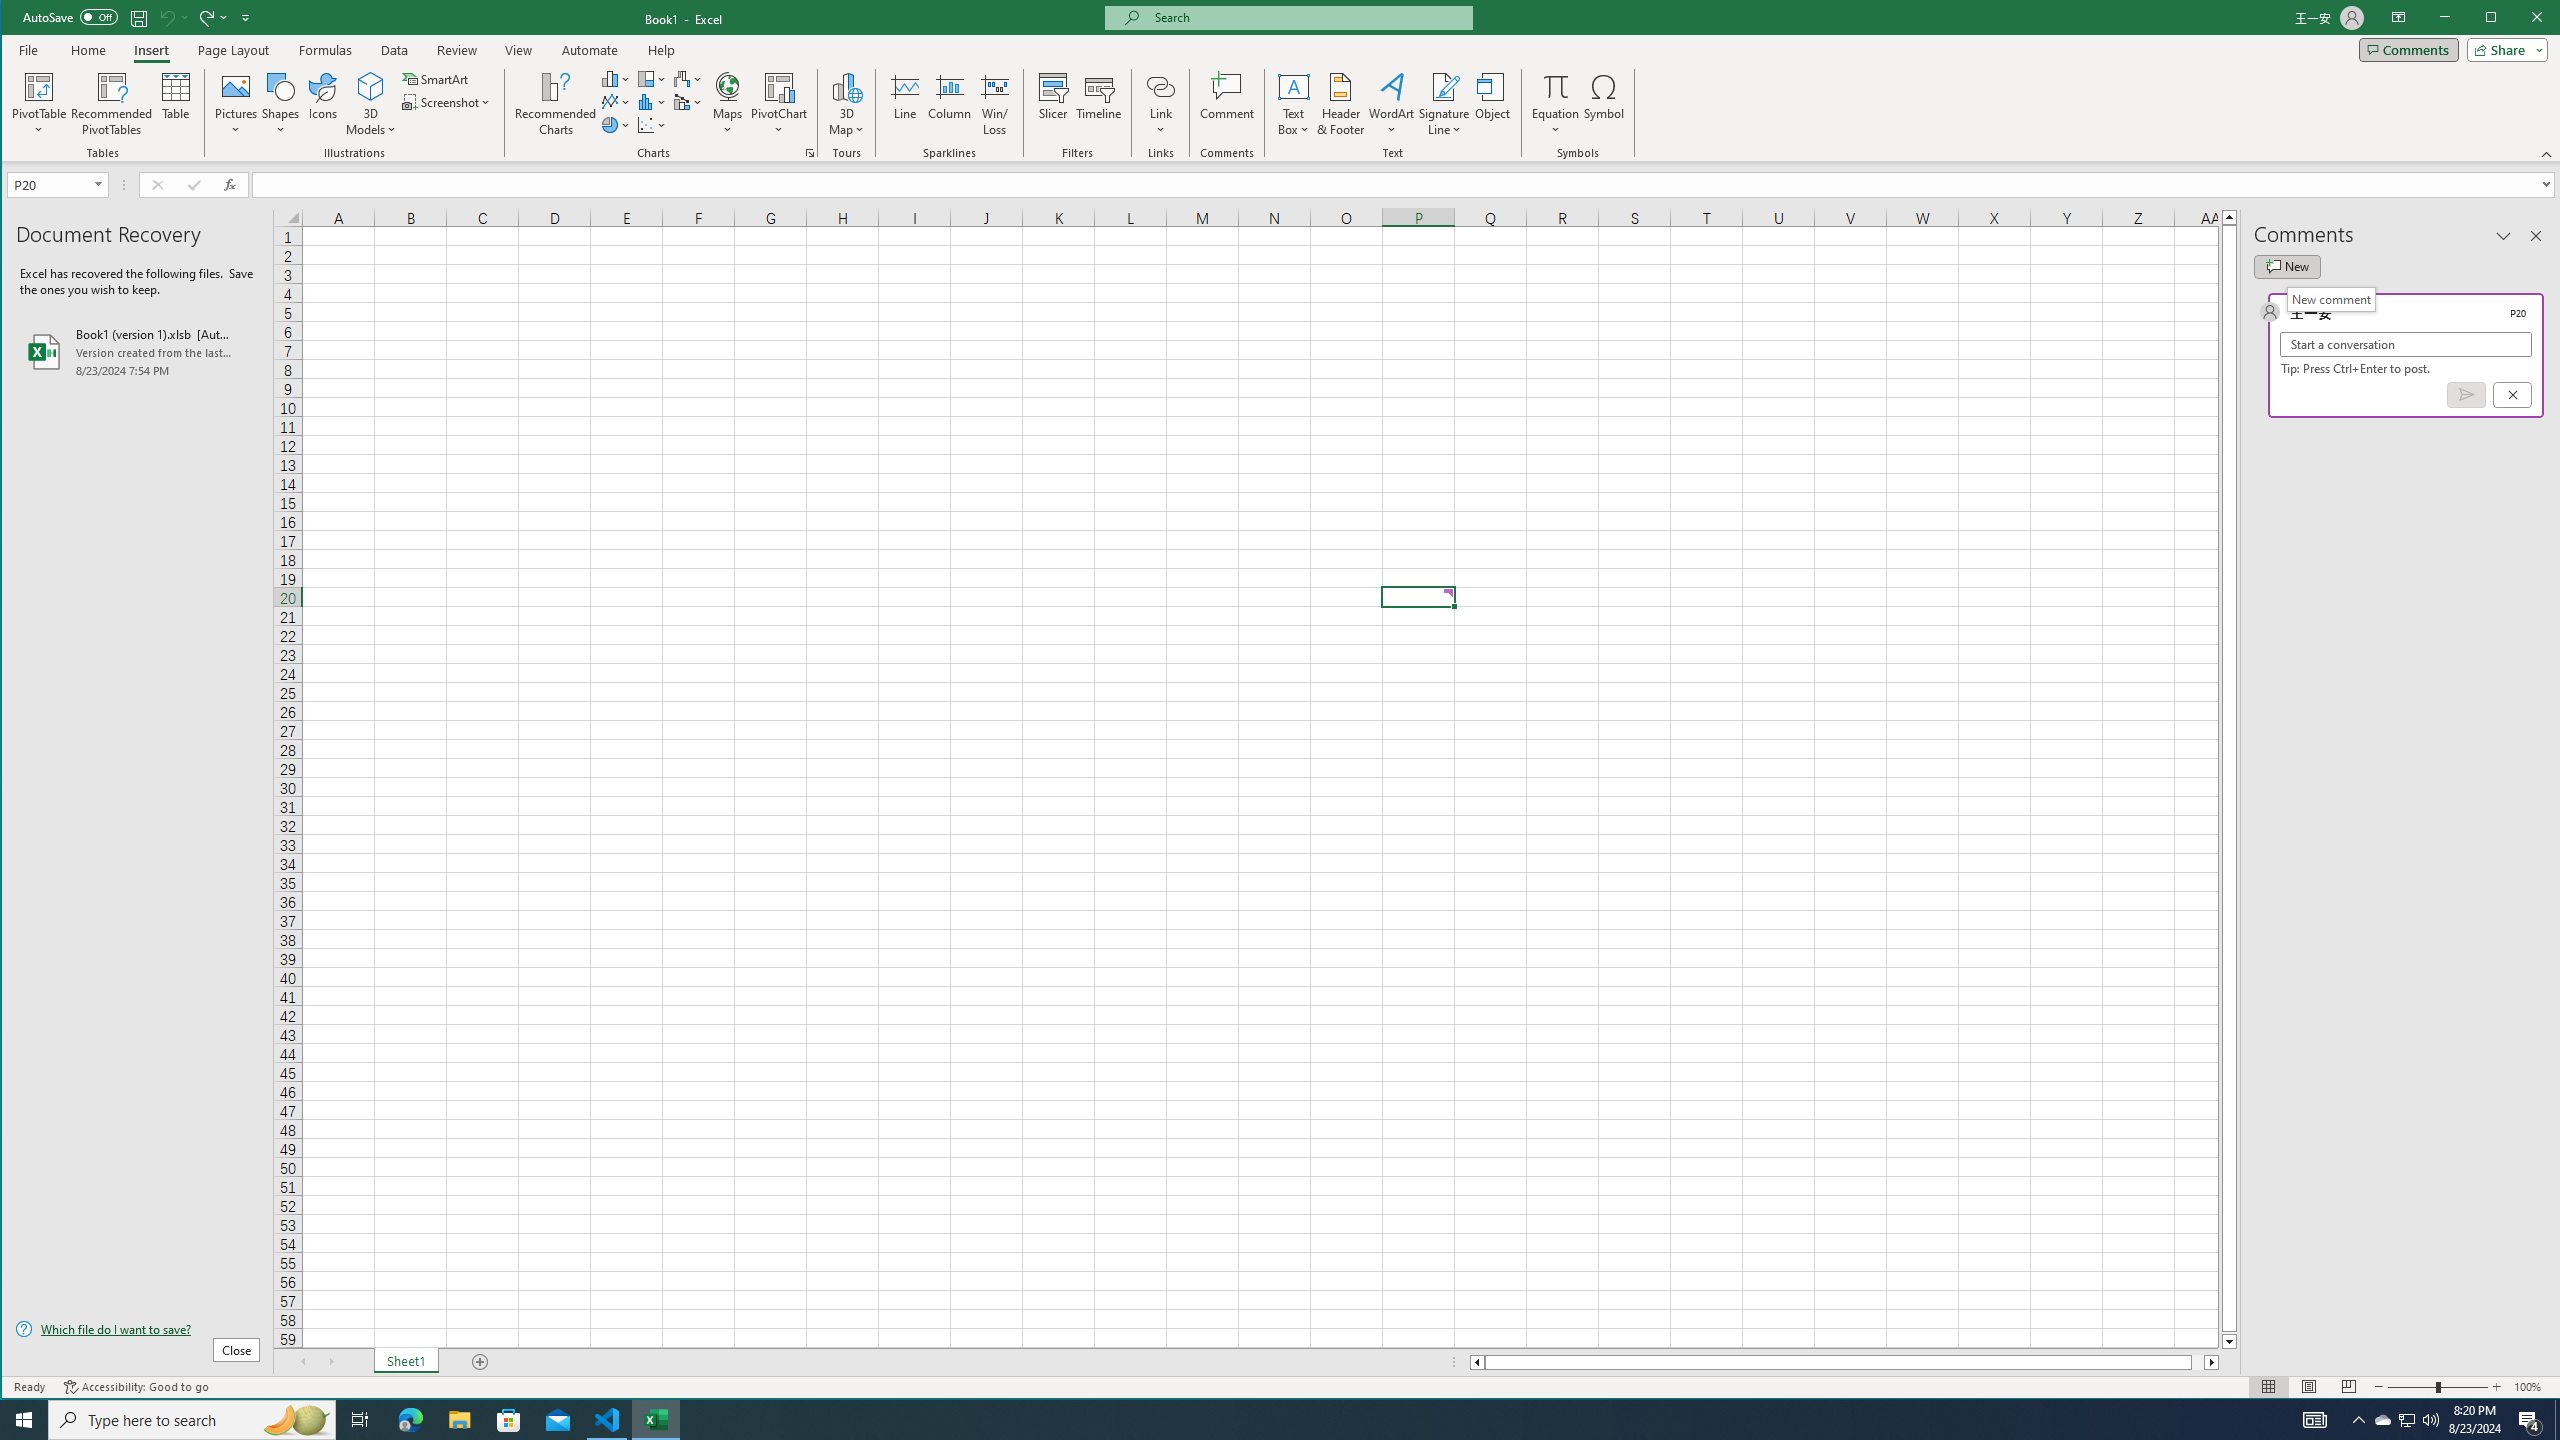  What do you see at coordinates (370, 103) in the screenshot?
I see `'3D Models'` at bounding box center [370, 103].